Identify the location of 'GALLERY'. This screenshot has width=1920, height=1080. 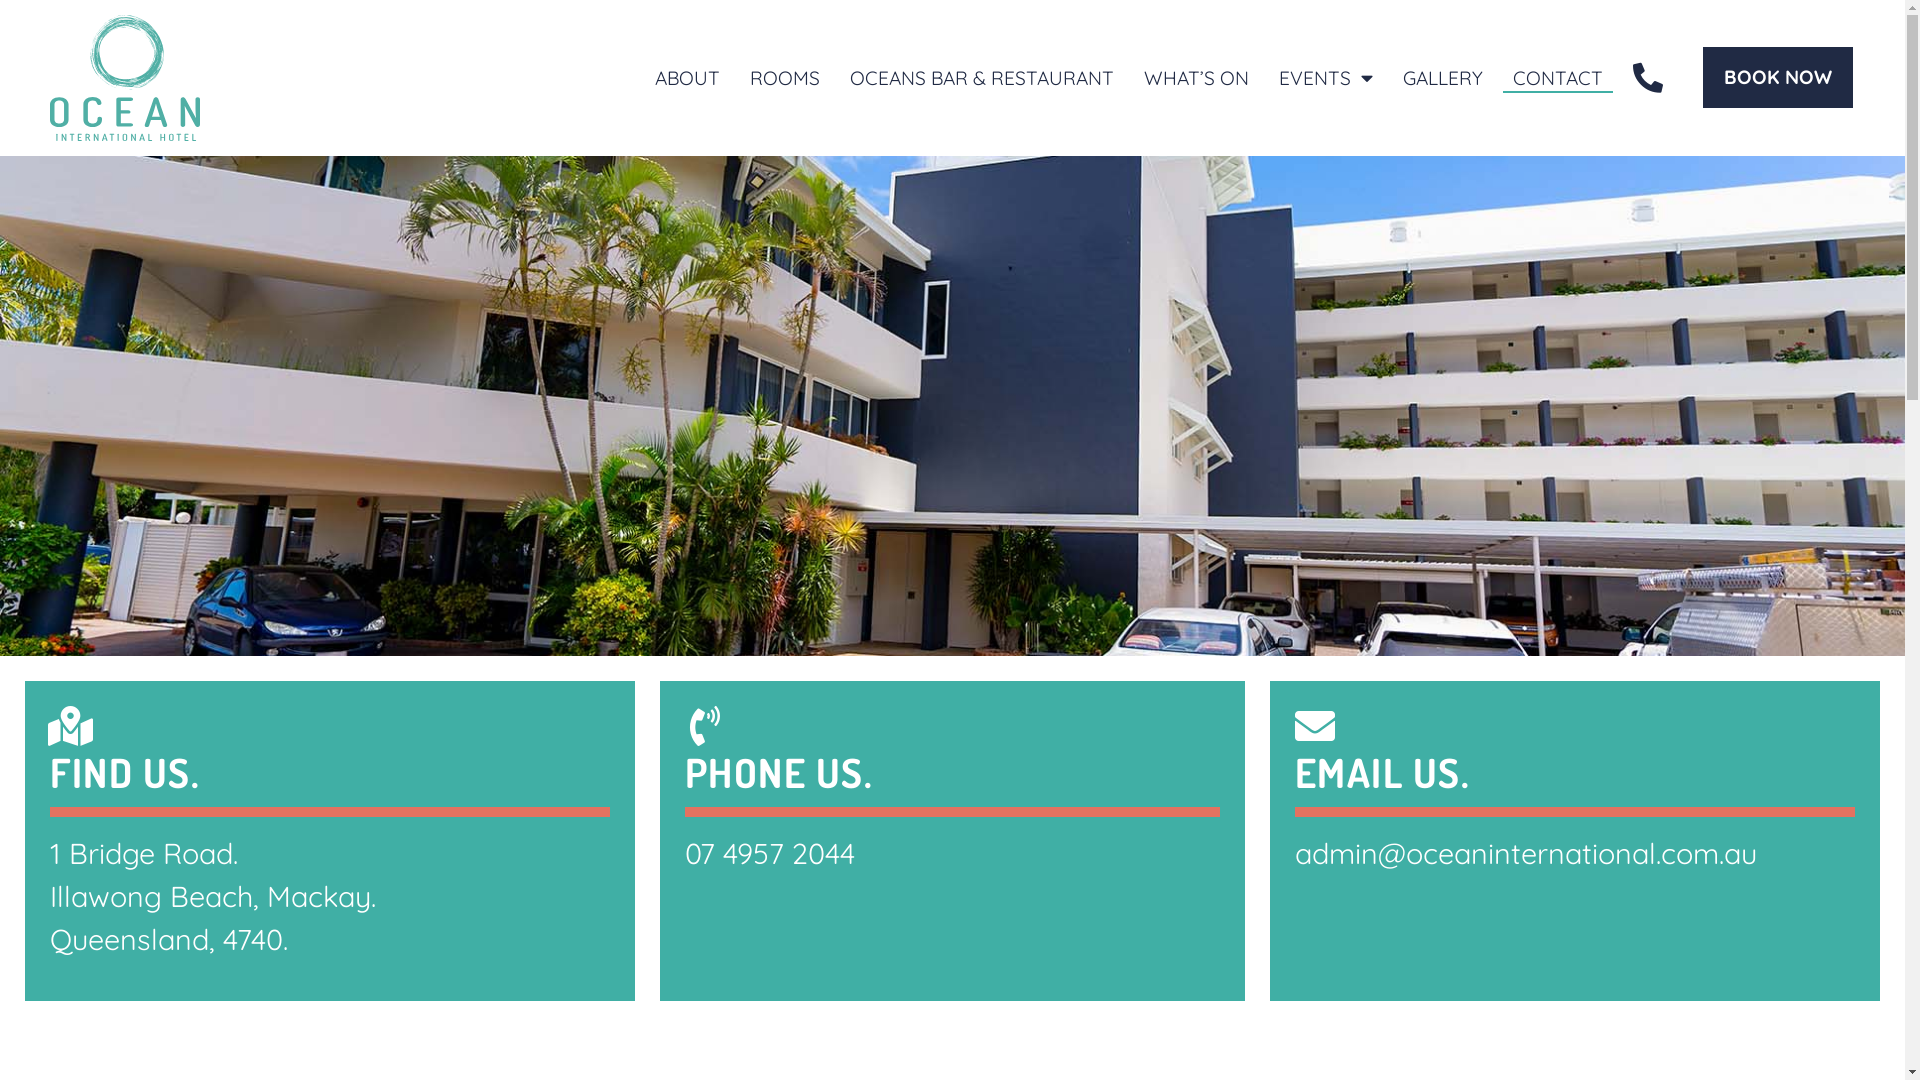
(1443, 76).